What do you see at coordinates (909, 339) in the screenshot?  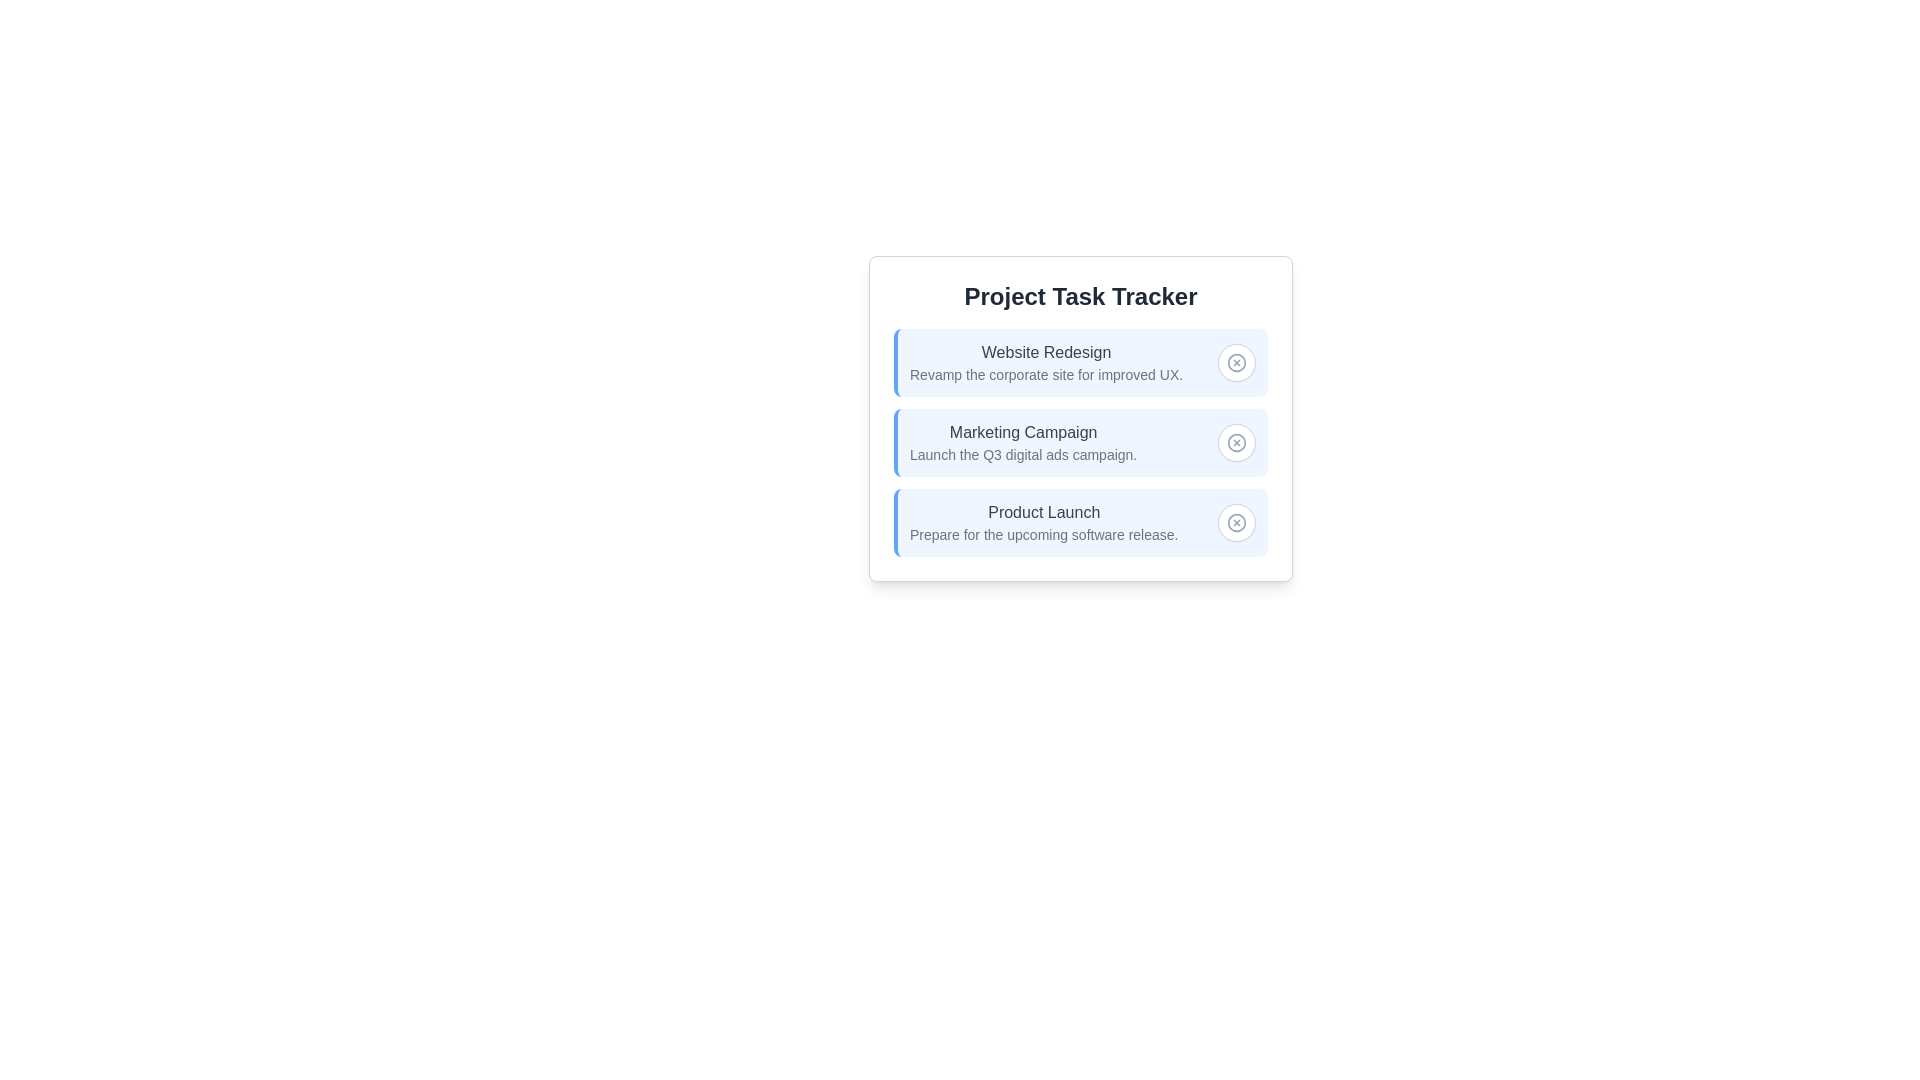 I see `the project name to view its details` at bounding box center [909, 339].